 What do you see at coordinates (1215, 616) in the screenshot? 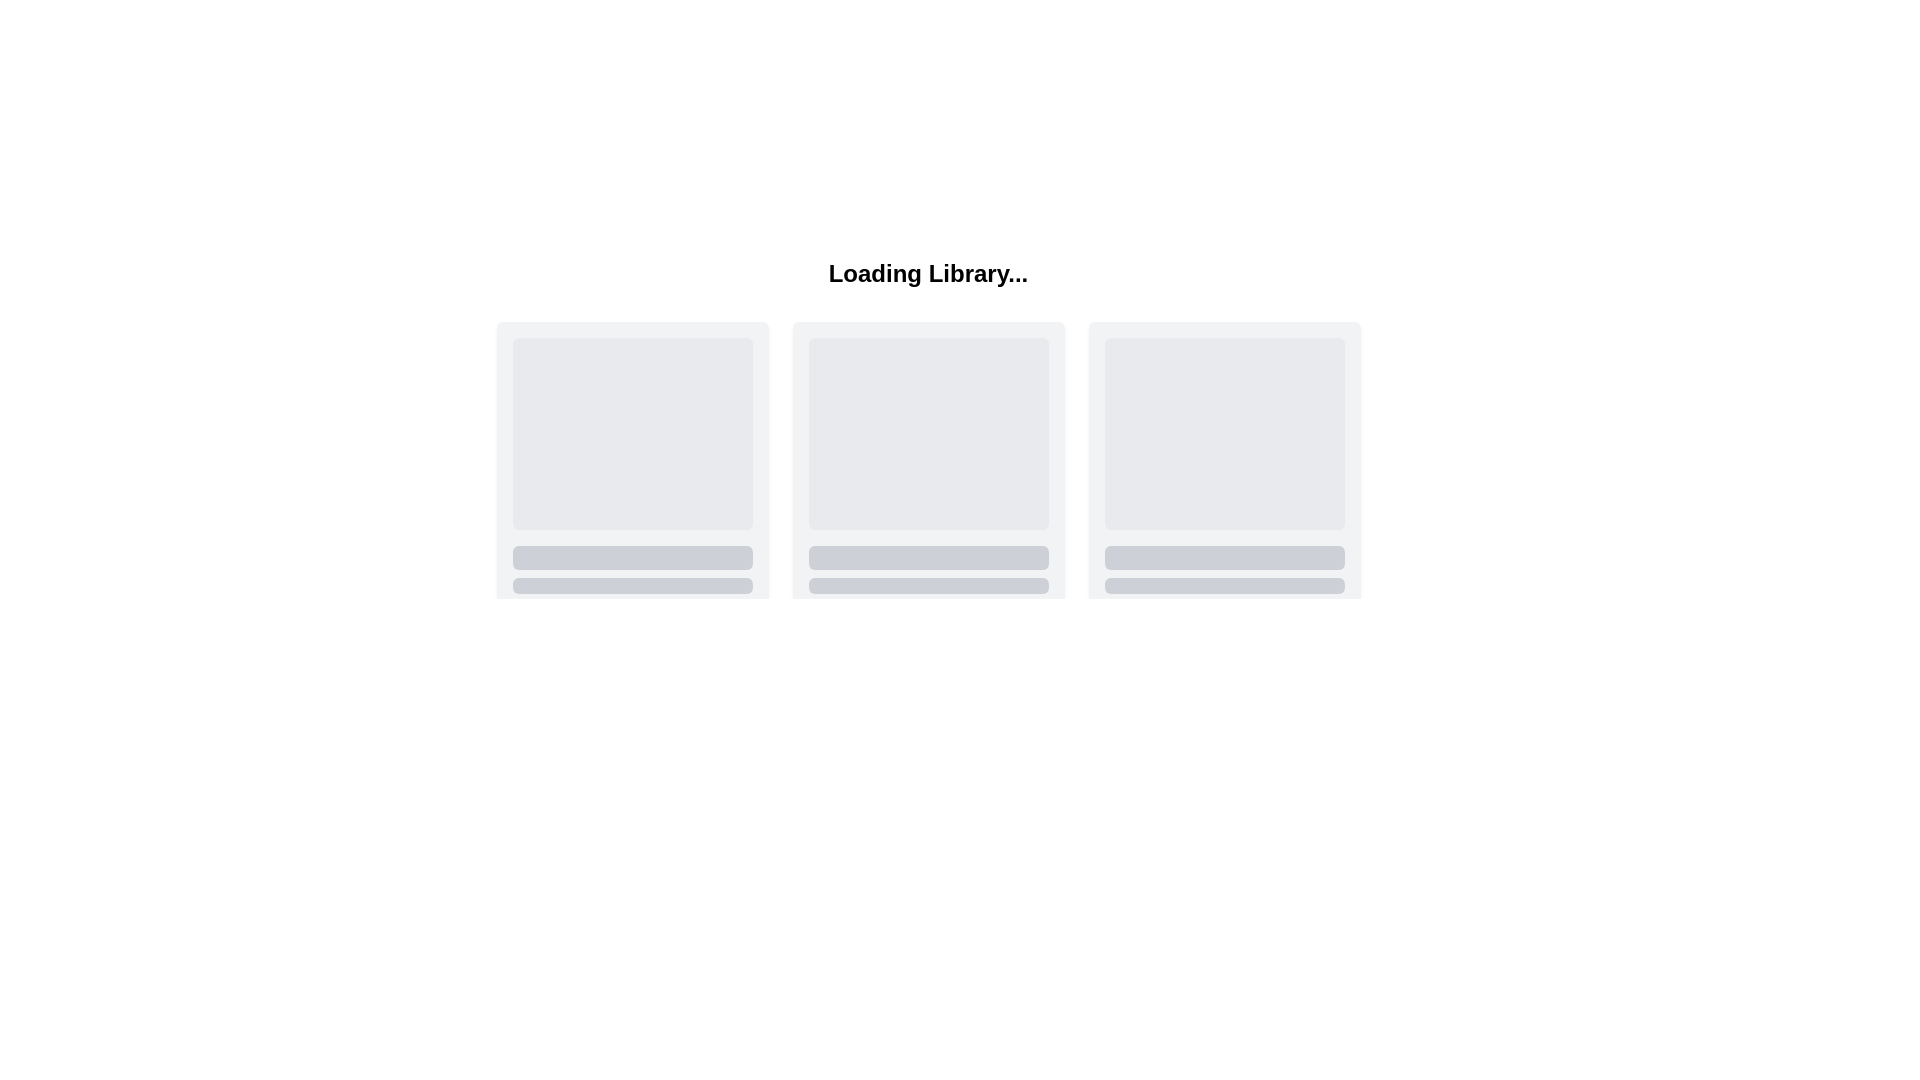
I see `the visual display block located at the bottom-right area of the display, positioned to the right of its sibling element and under a set of uniform UI cards` at bounding box center [1215, 616].